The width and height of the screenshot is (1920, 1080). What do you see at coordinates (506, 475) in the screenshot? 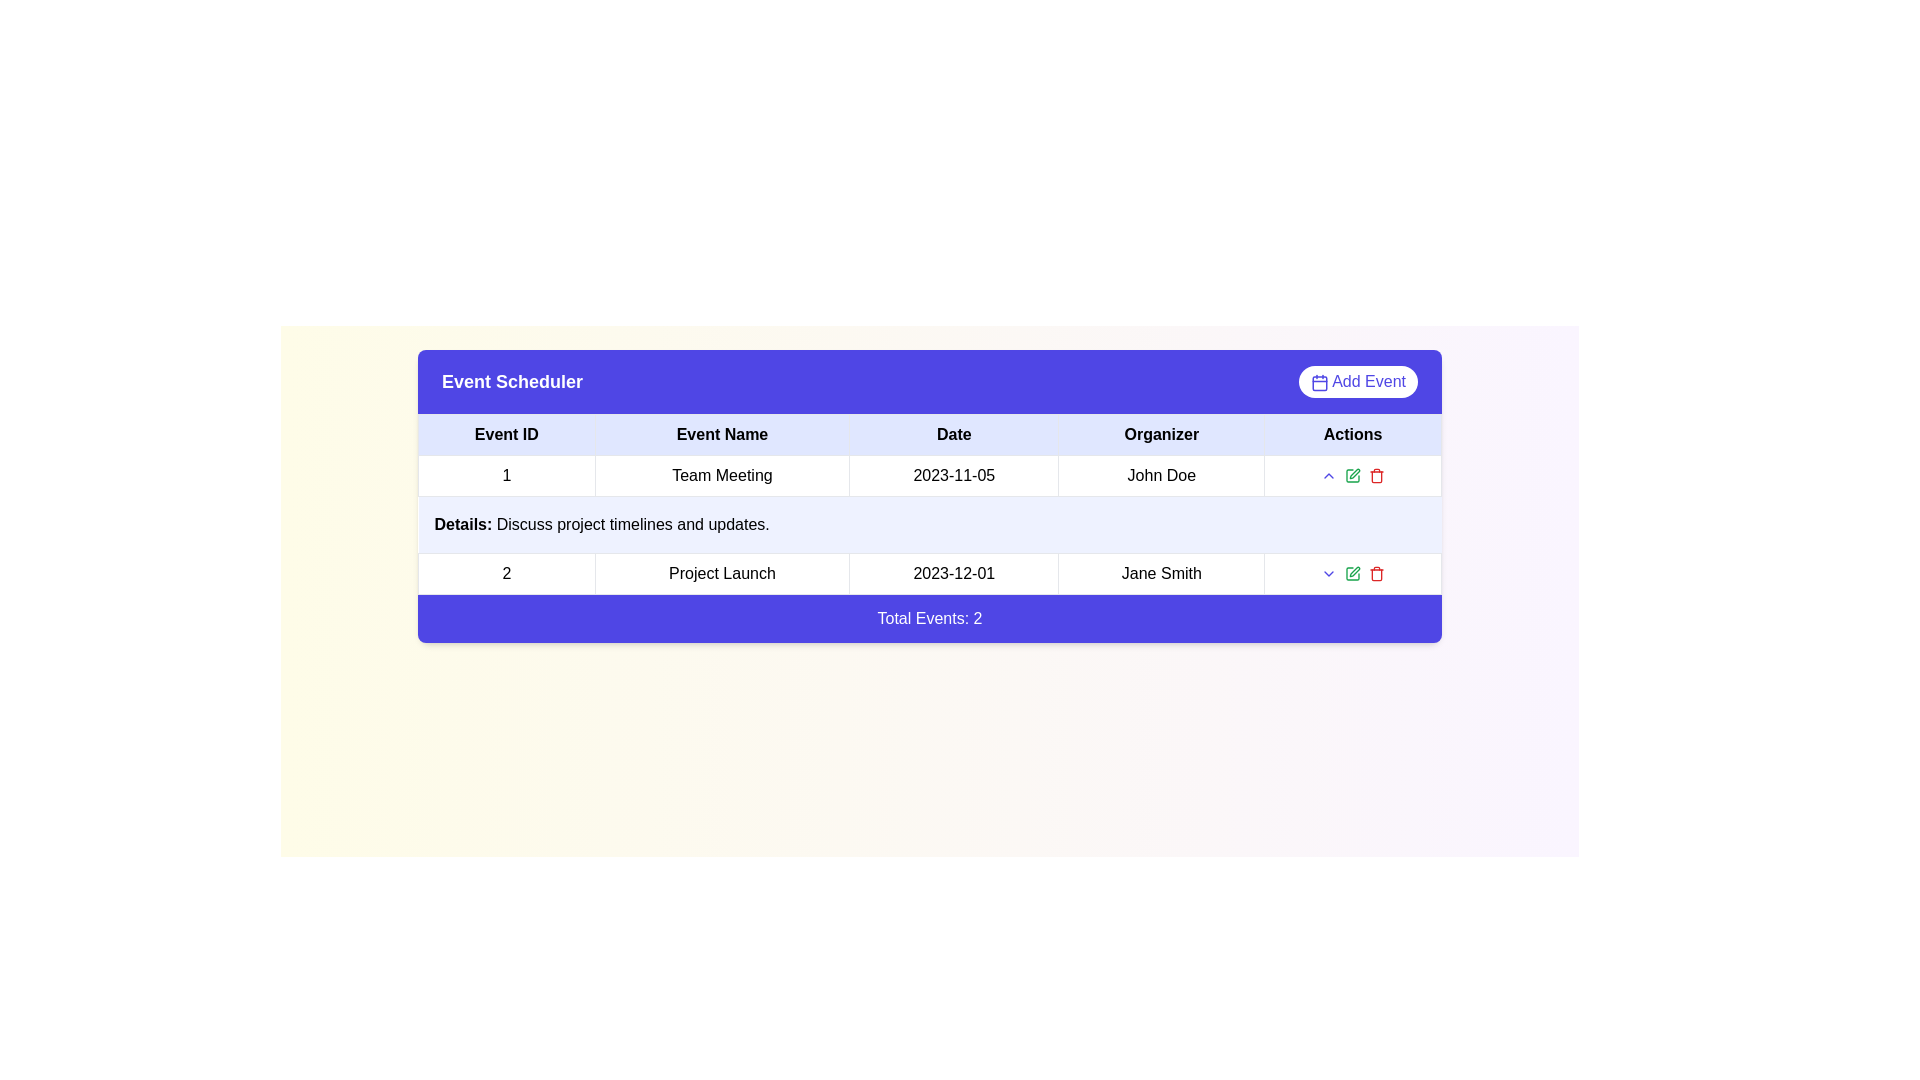
I see `the Plain text element displaying the number '1'` at bounding box center [506, 475].